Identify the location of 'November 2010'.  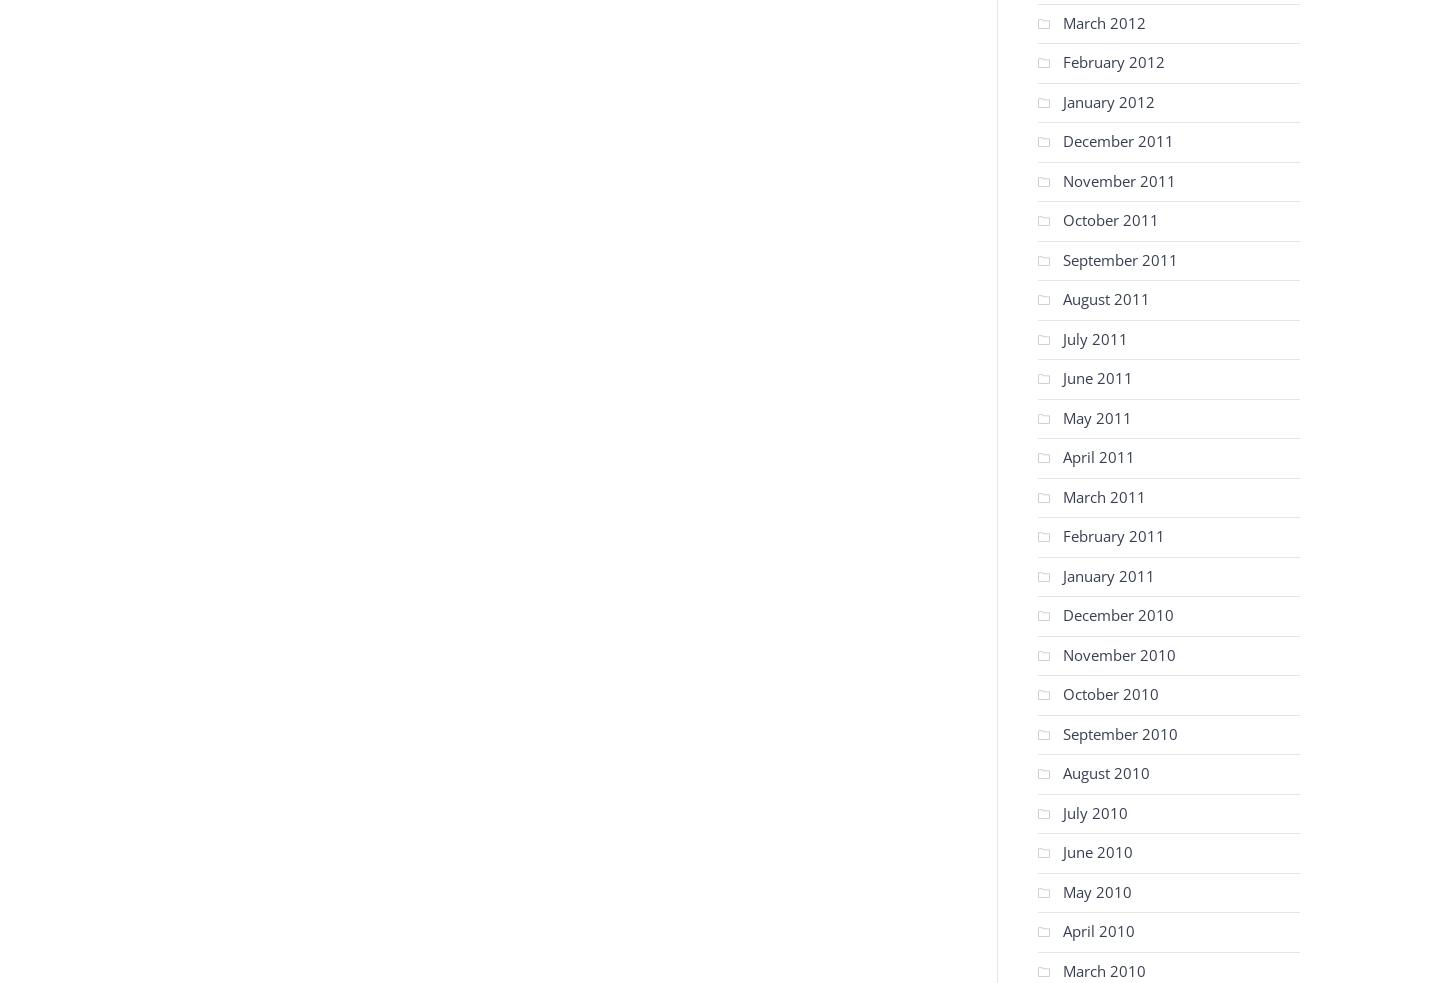
(1118, 653).